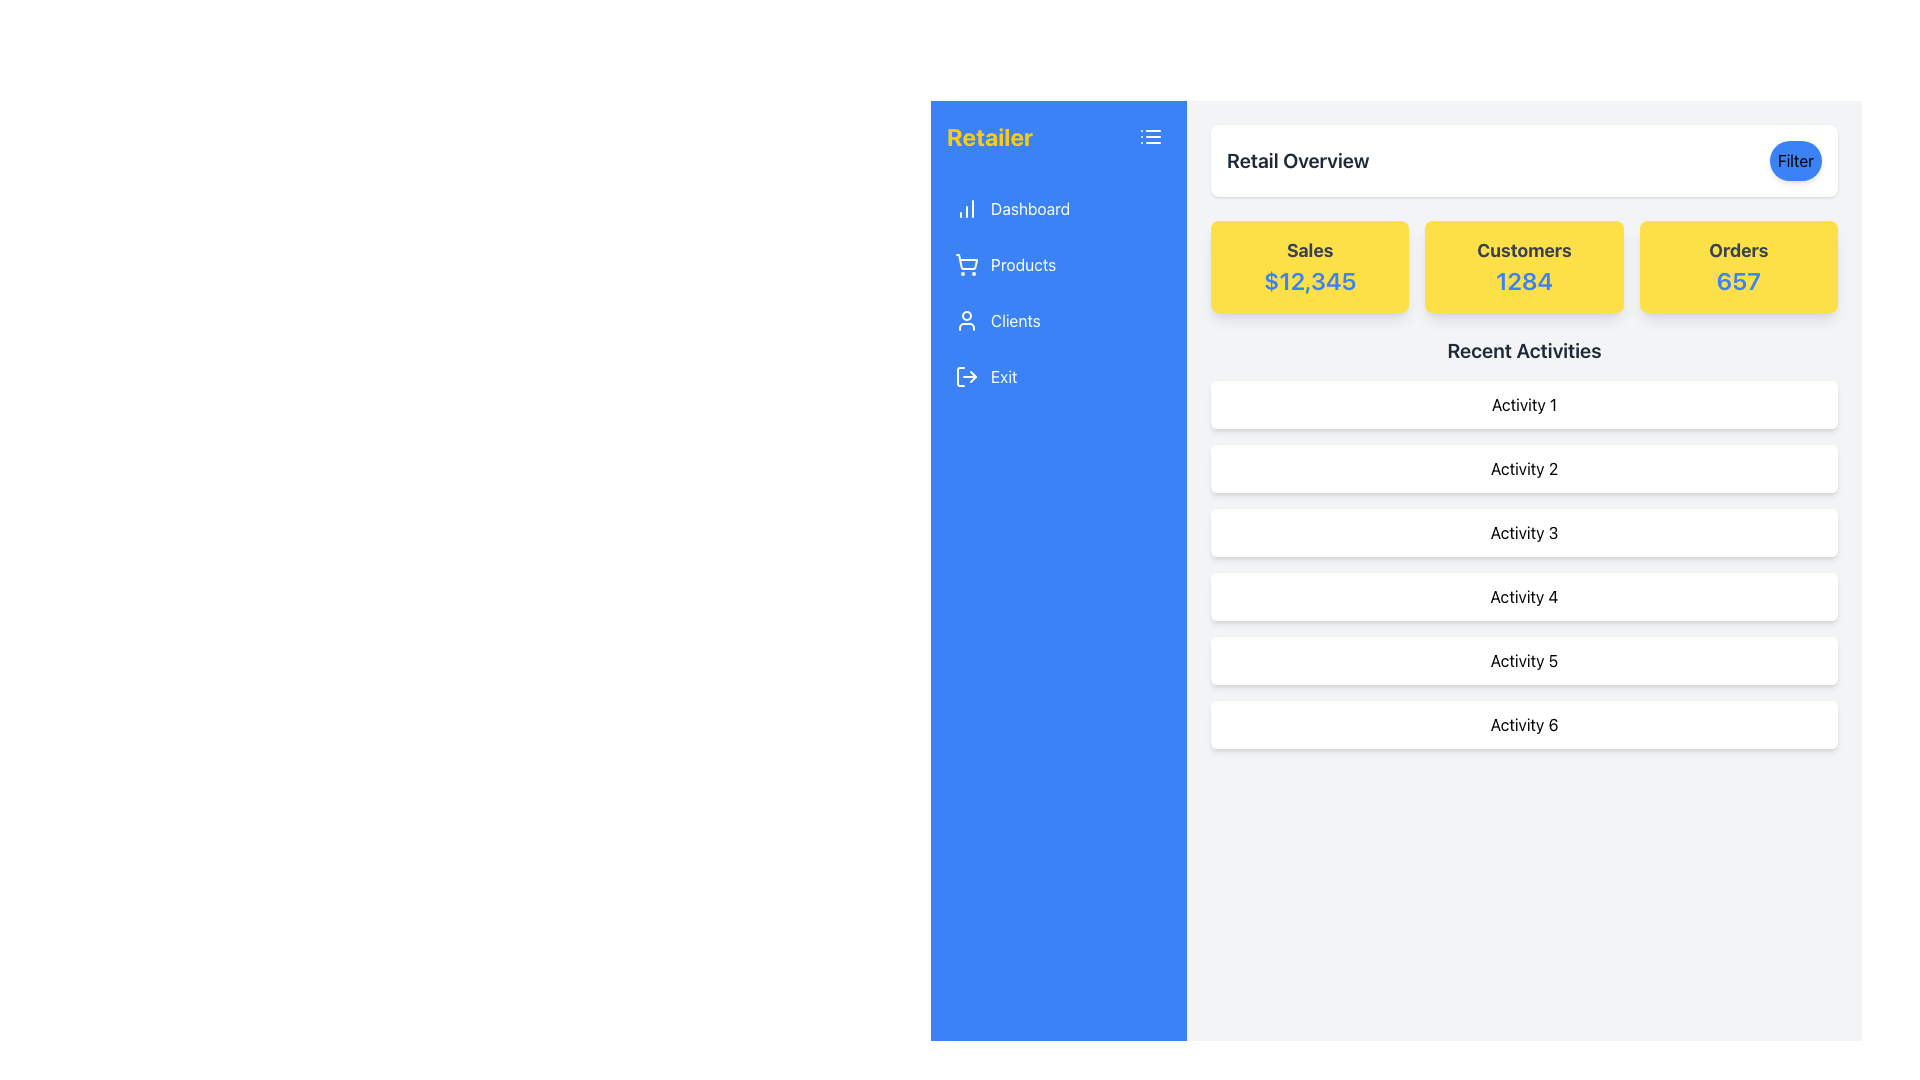  What do you see at coordinates (966, 319) in the screenshot?
I see `the 'Clients' icon in the vertical navigation menu` at bounding box center [966, 319].